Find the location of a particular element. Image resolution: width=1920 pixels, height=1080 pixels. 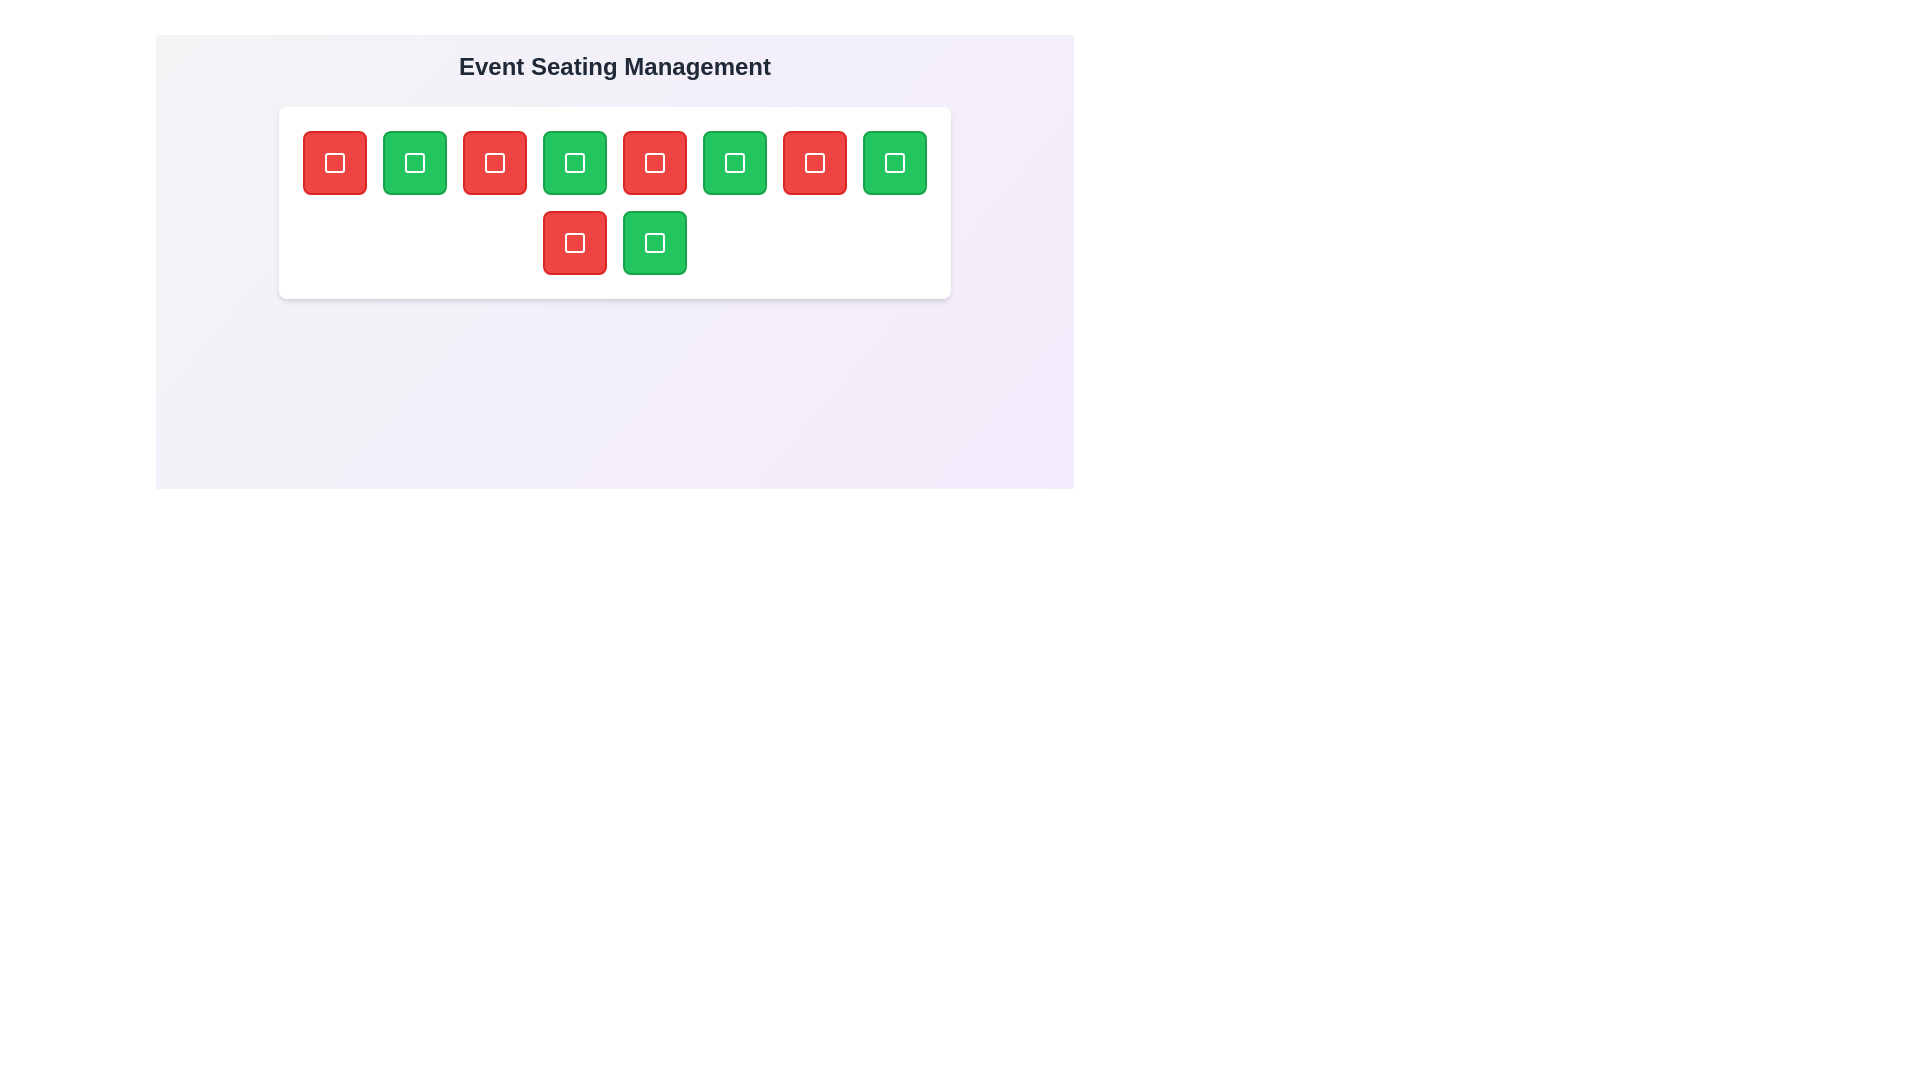

the white square SVG icon located within the upper-left red button of the seating management interface is located at coordinates (335, 161).